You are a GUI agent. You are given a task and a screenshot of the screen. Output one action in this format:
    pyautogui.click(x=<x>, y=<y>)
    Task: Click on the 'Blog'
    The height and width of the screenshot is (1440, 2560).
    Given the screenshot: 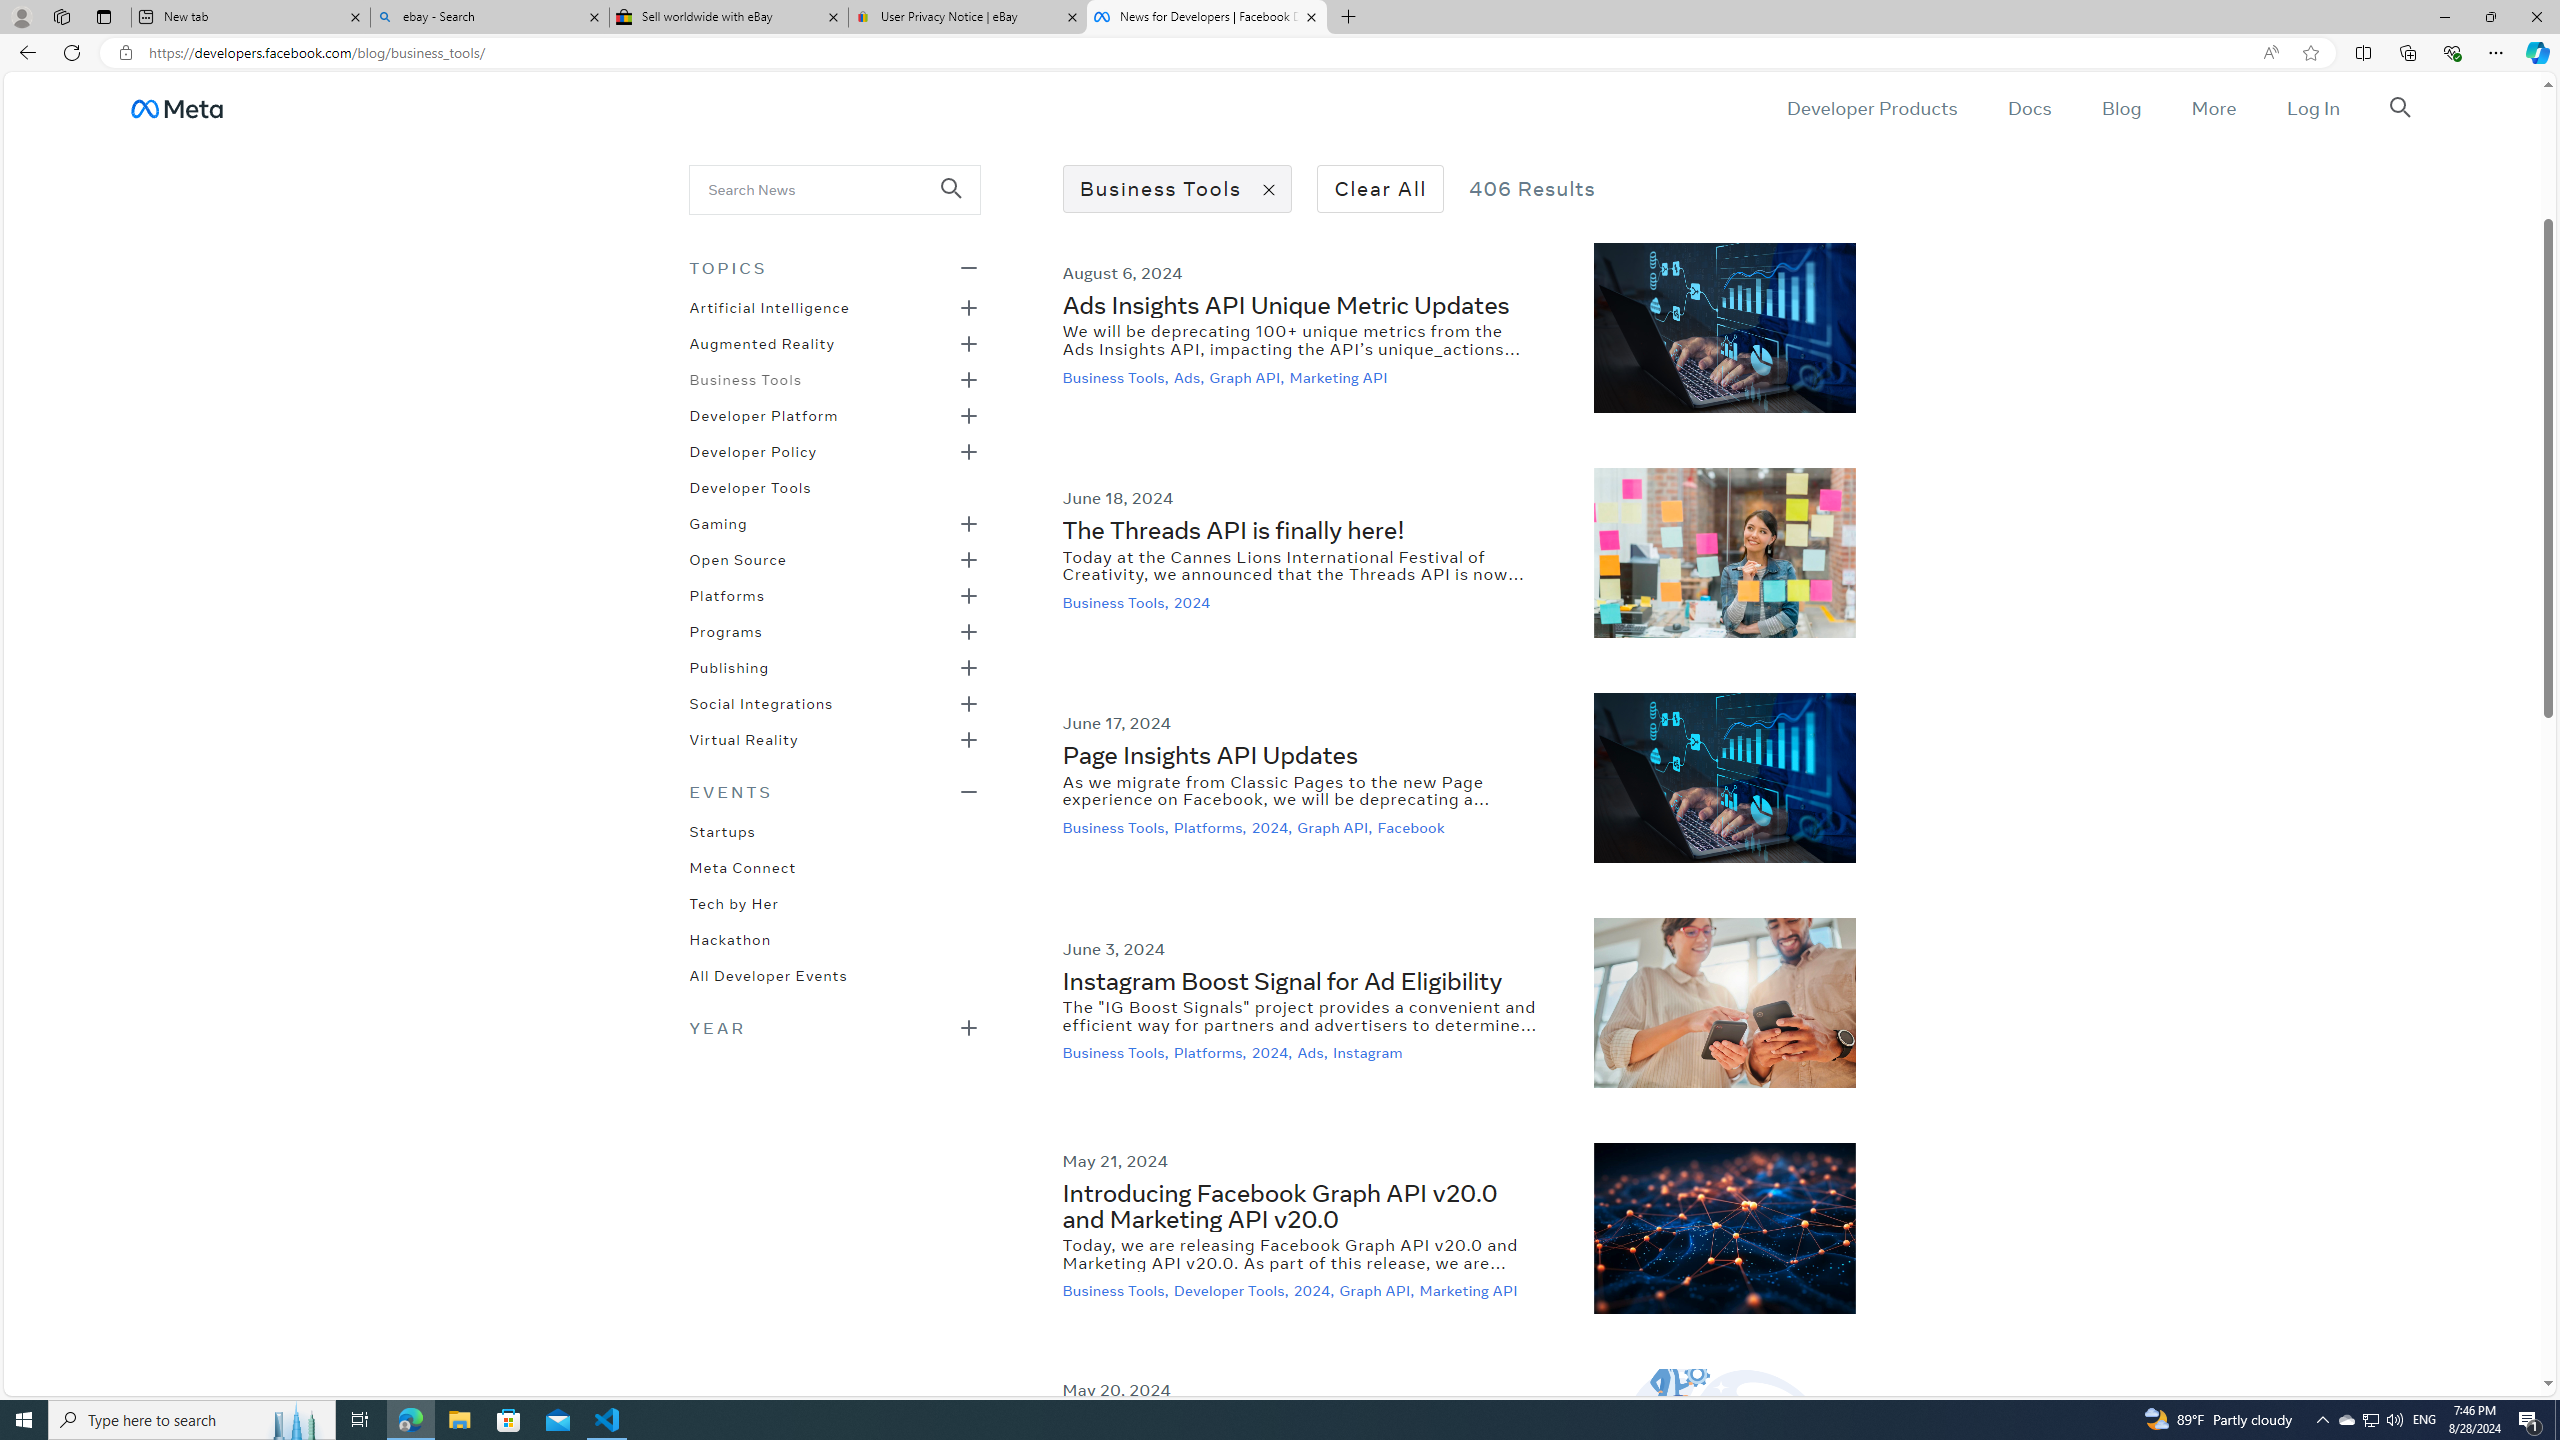 What is the action you would take?
    pyautogui.click(x=2119, y=107)
    